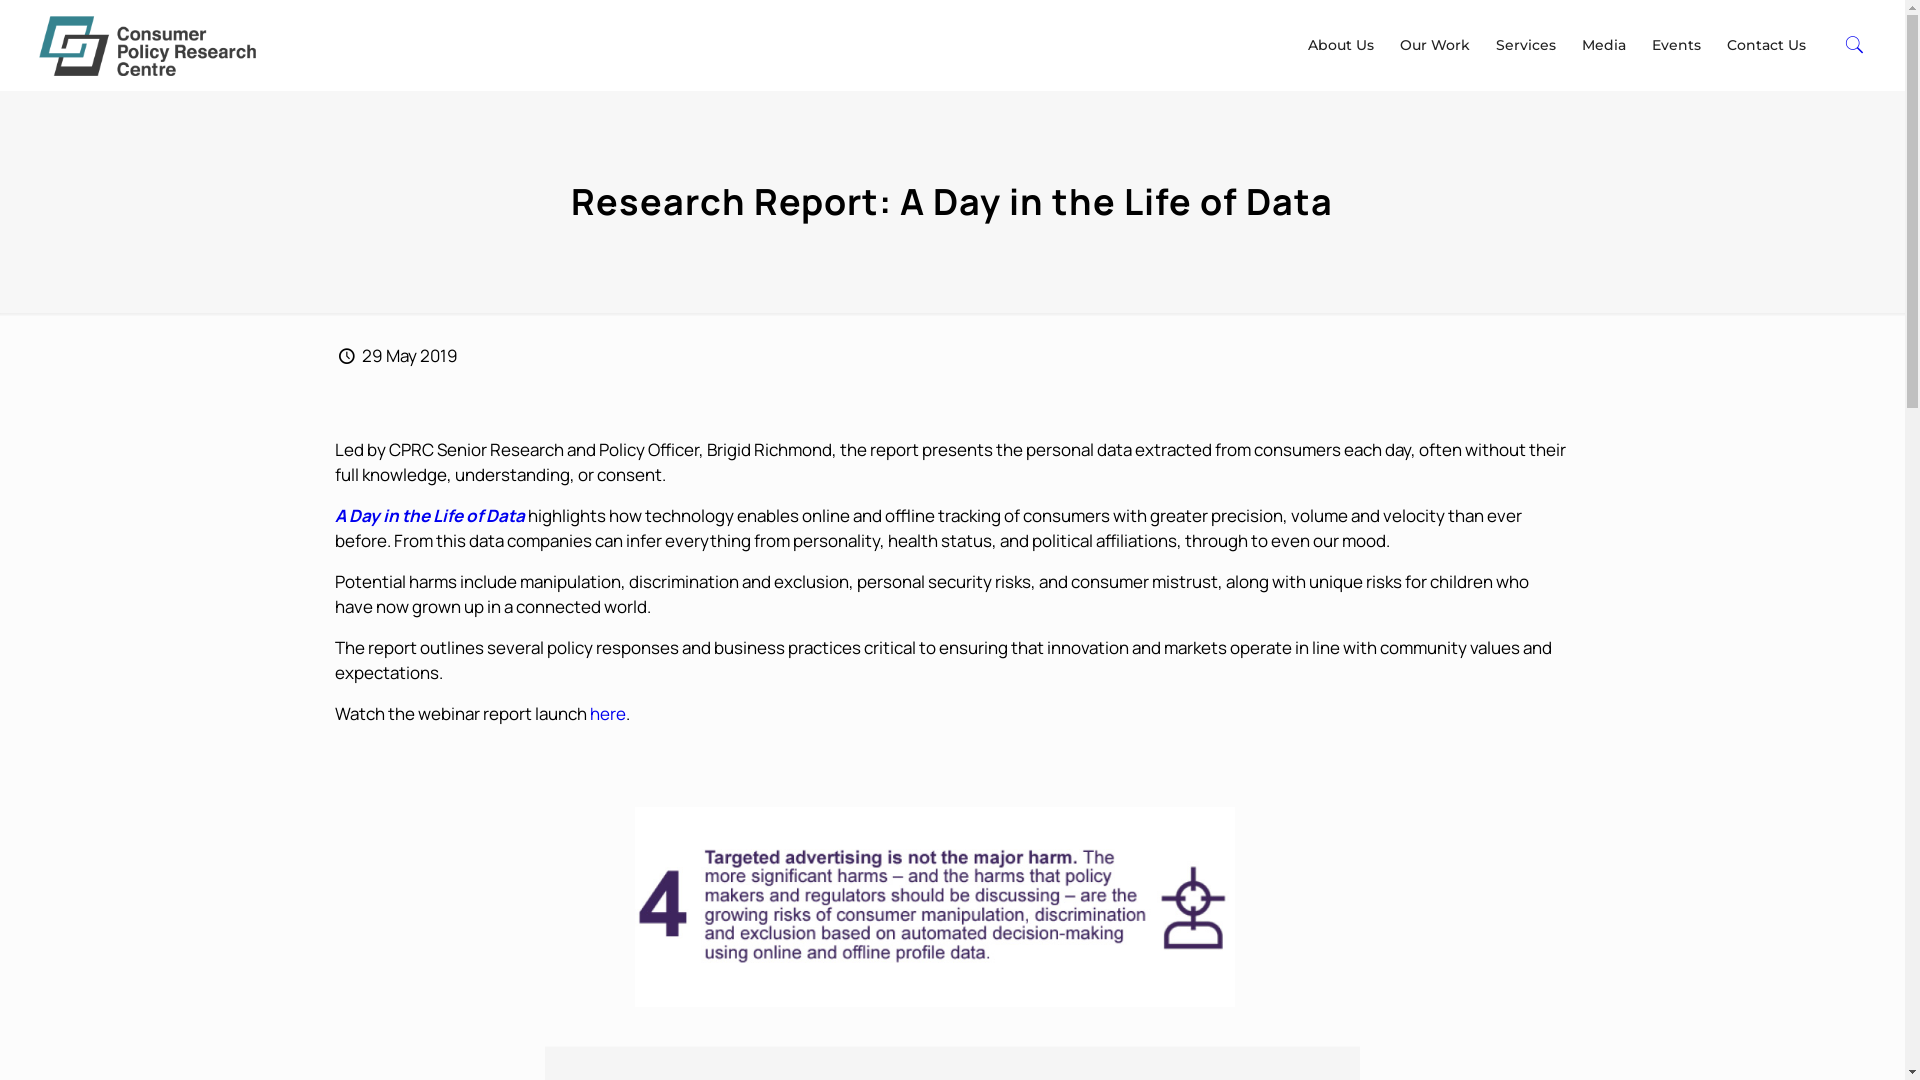 The height and width of the screenshot is (1080, 1920). What do you see at coordinates (1434, 45) in the screenshot?
I see `'Our Work'` at bounding box center [1434, 45].